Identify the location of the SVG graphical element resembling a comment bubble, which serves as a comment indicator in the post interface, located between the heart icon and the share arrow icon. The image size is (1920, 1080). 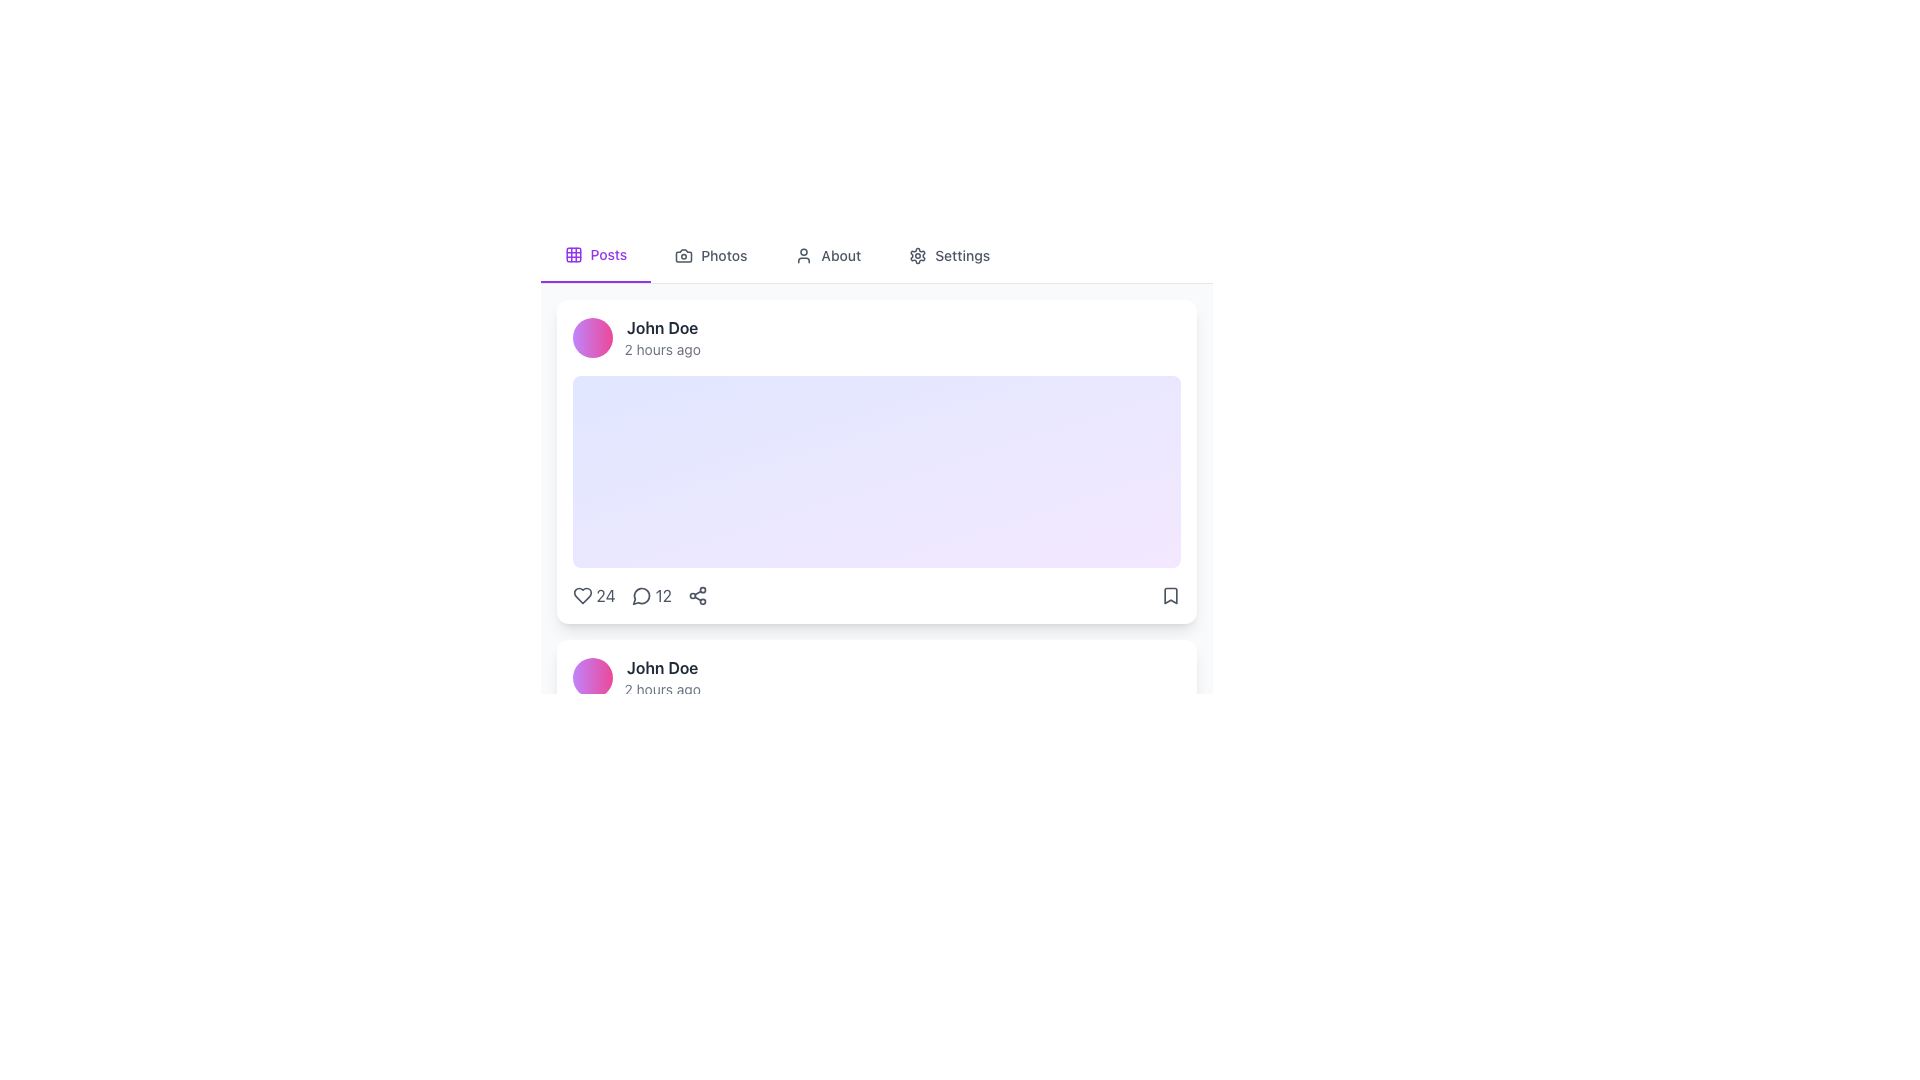
(641, 595).